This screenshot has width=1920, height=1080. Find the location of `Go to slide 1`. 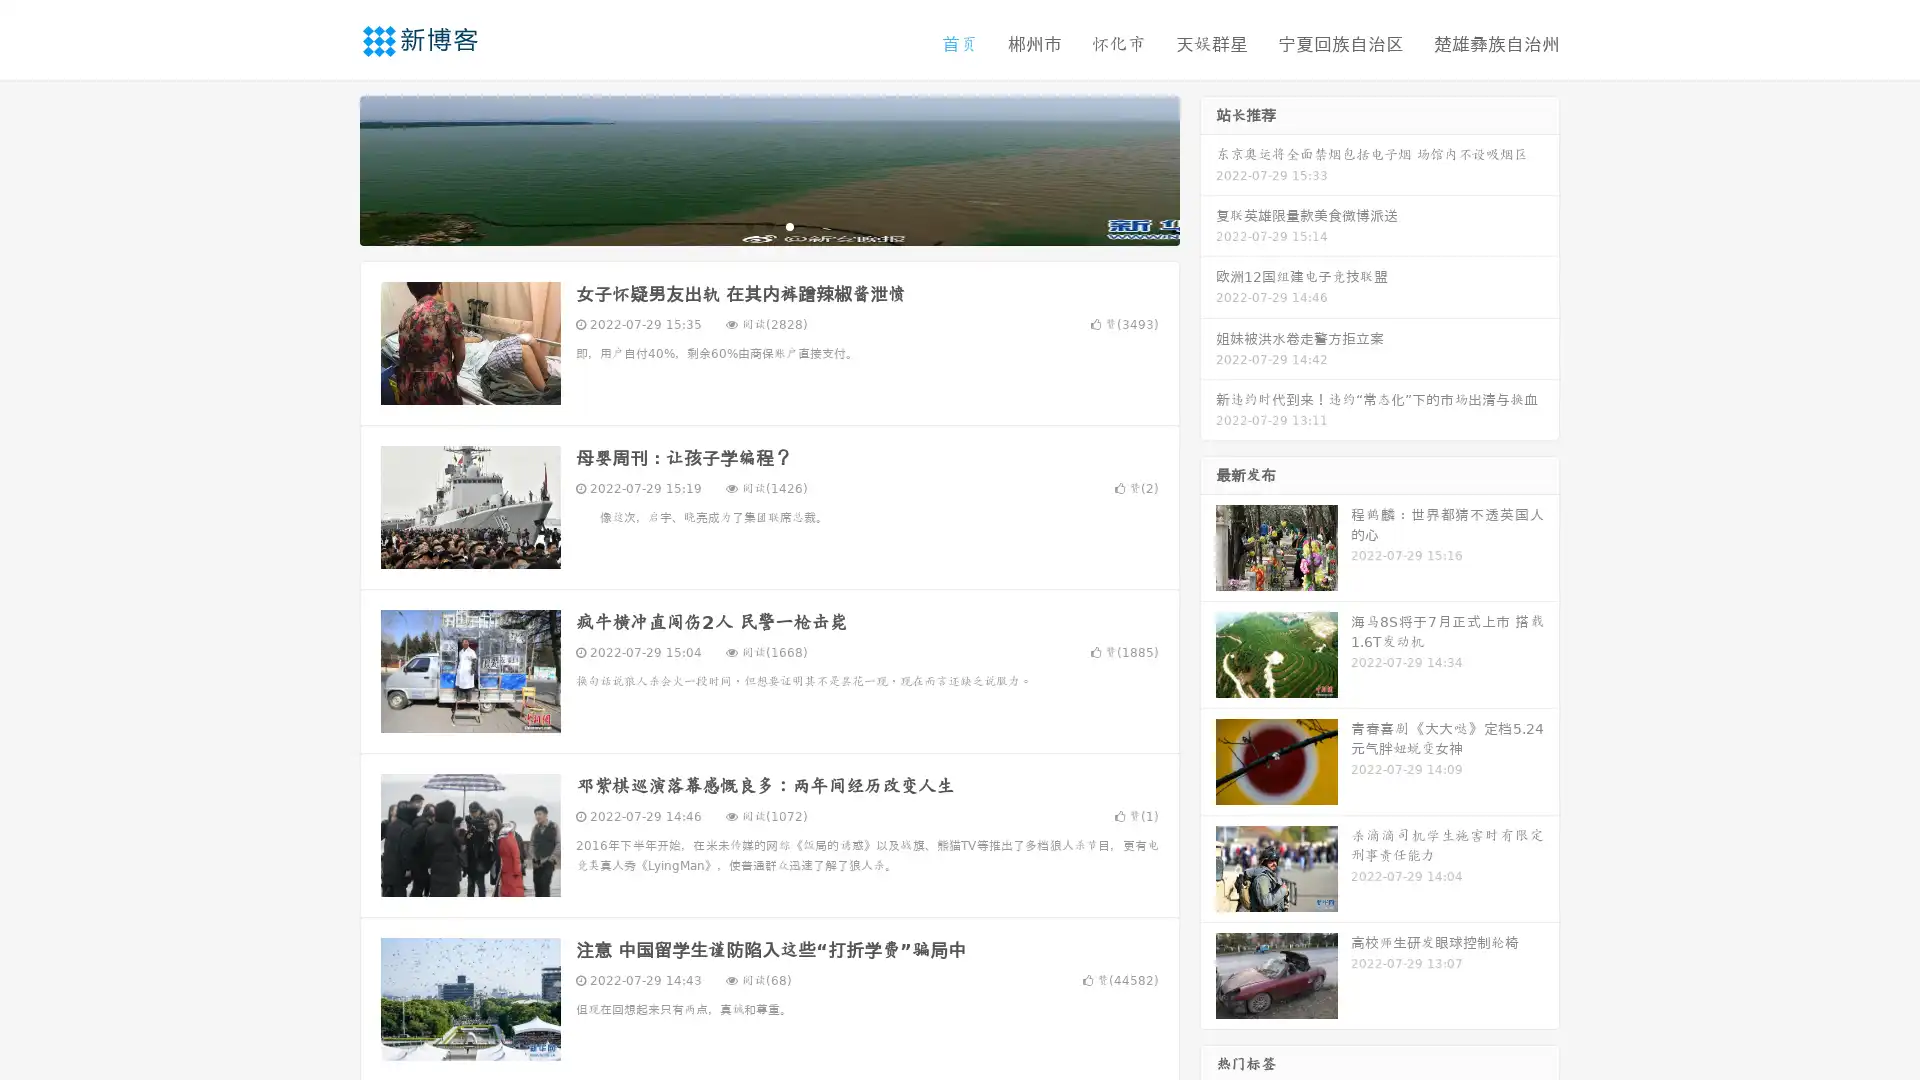

Go to slide 1 is located at coordinates (748, 225).